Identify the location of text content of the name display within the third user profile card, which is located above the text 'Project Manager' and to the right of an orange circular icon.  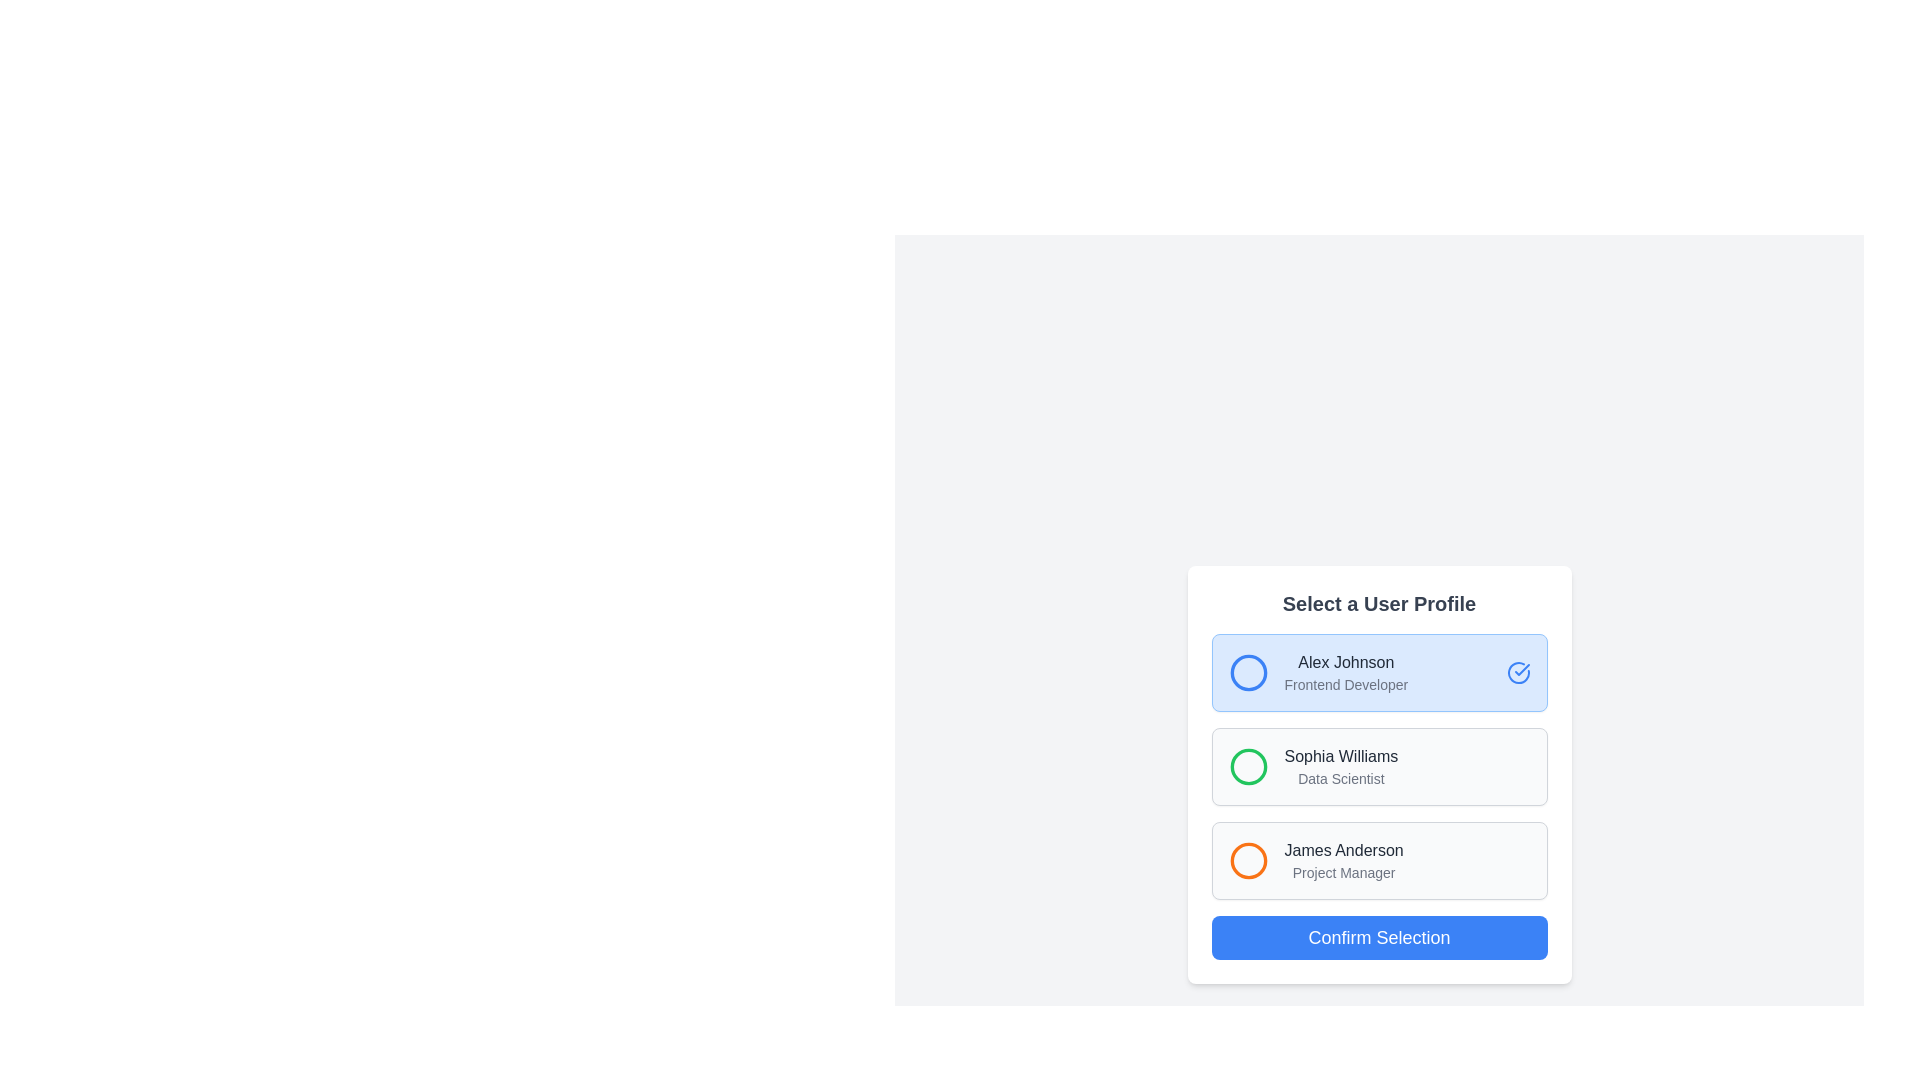
(1344, 851).